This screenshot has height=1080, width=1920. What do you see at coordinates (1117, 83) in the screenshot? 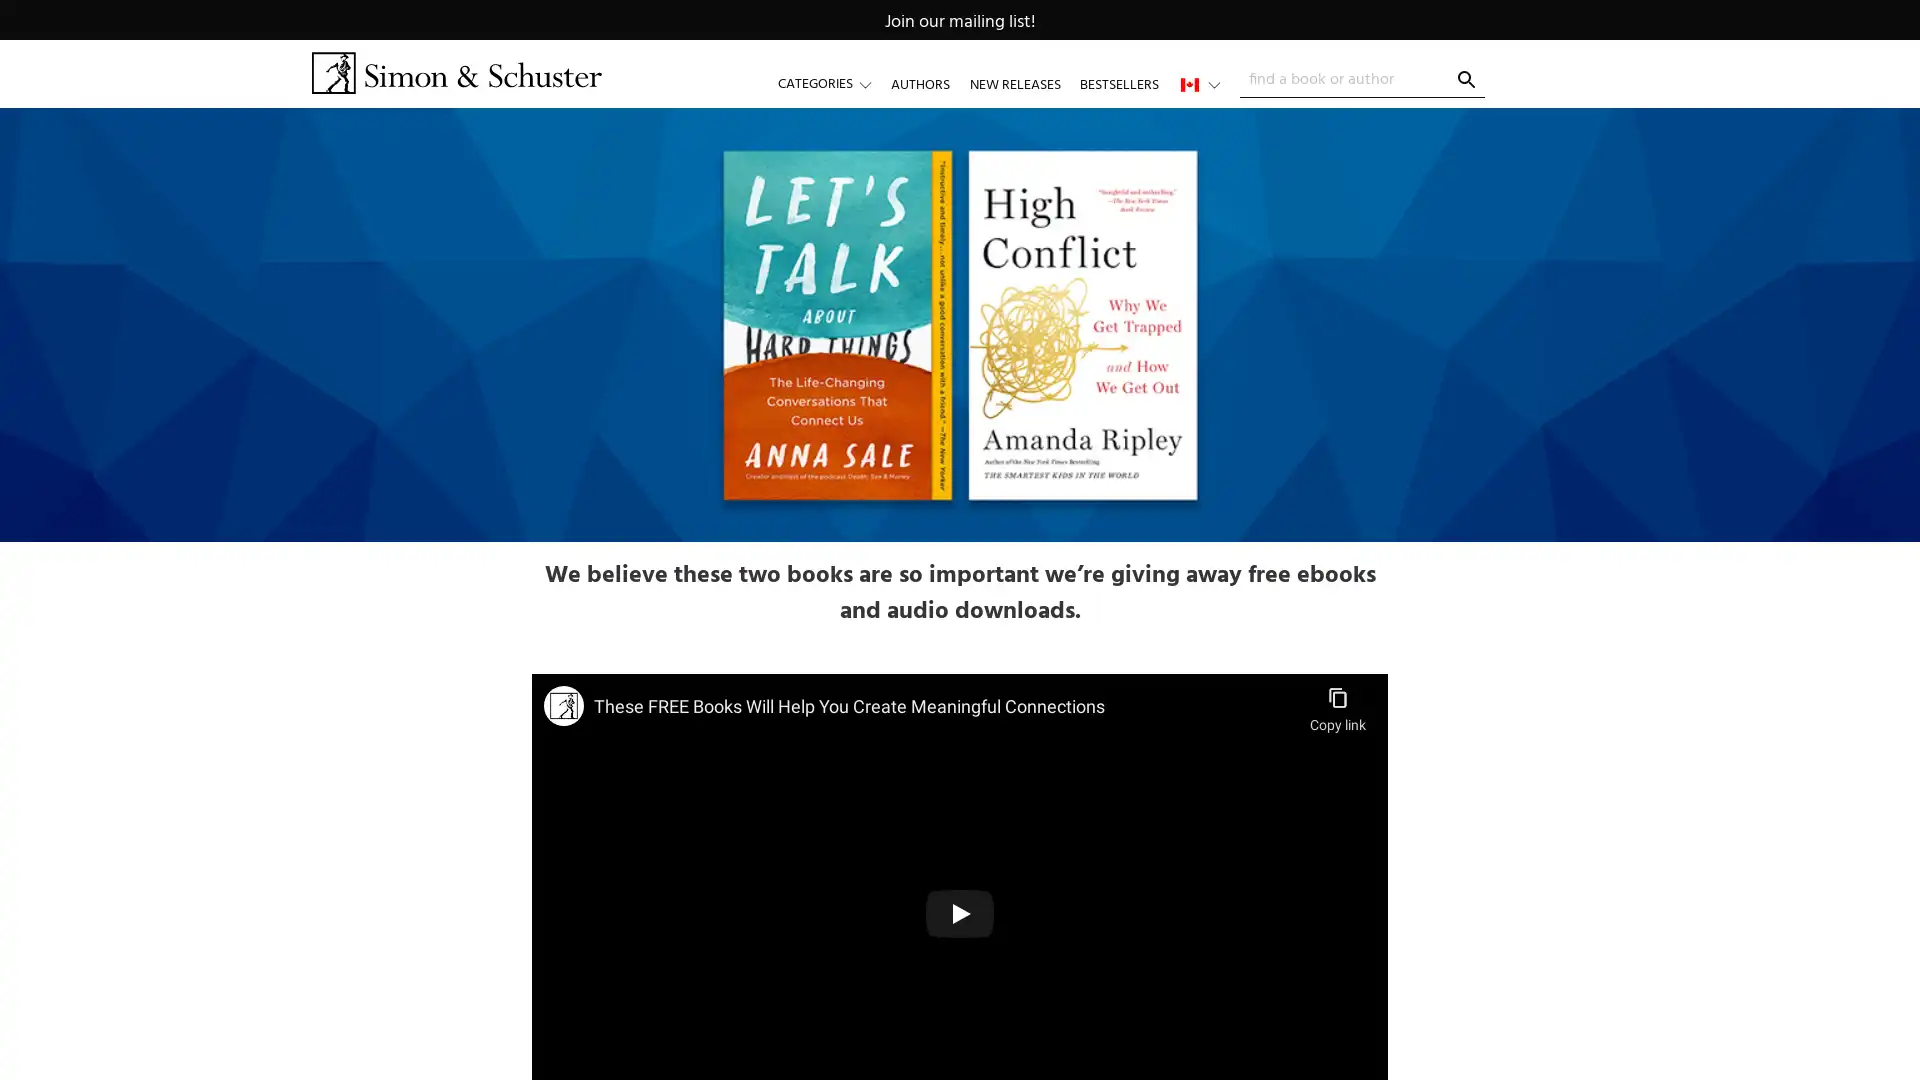
I see `BESTSELLERS` at bounding box center [1117, 83].